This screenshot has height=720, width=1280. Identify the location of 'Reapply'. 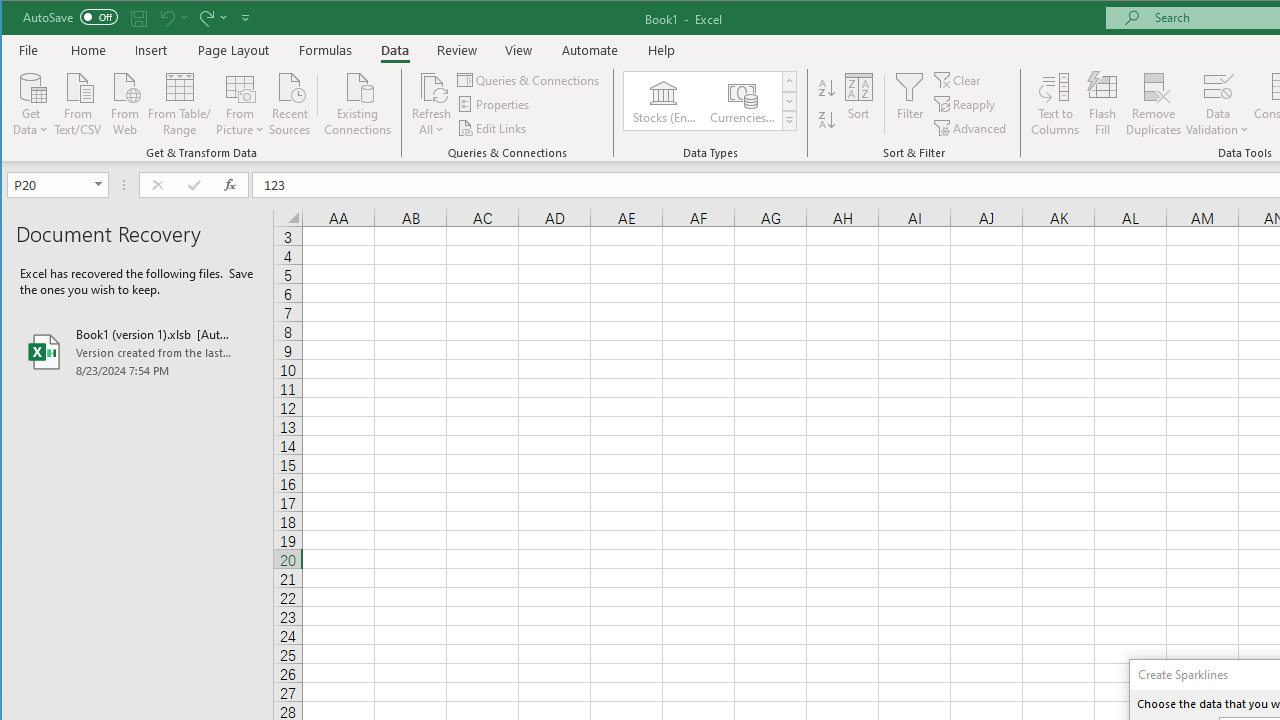
(966, 104).